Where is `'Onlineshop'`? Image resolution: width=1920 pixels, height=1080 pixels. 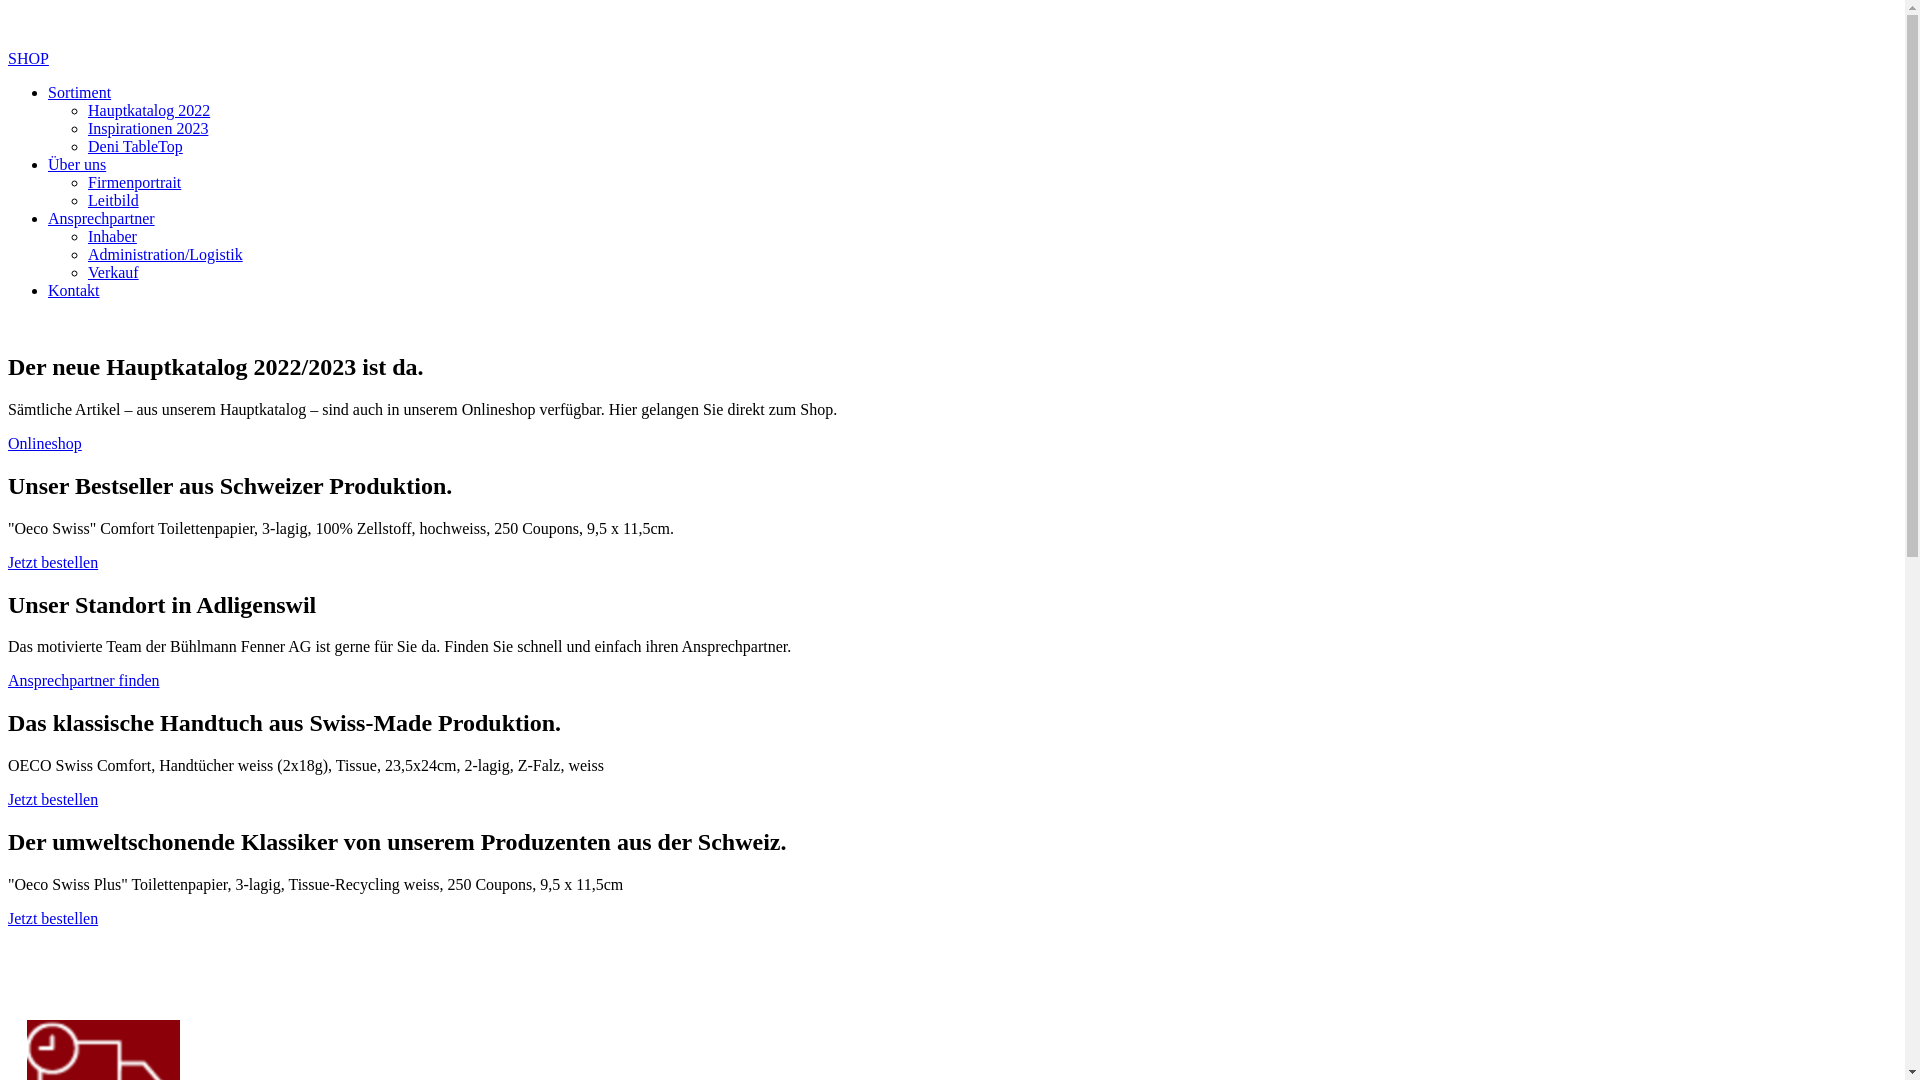
'Onlineshop' is located at coordinates (44, 442).